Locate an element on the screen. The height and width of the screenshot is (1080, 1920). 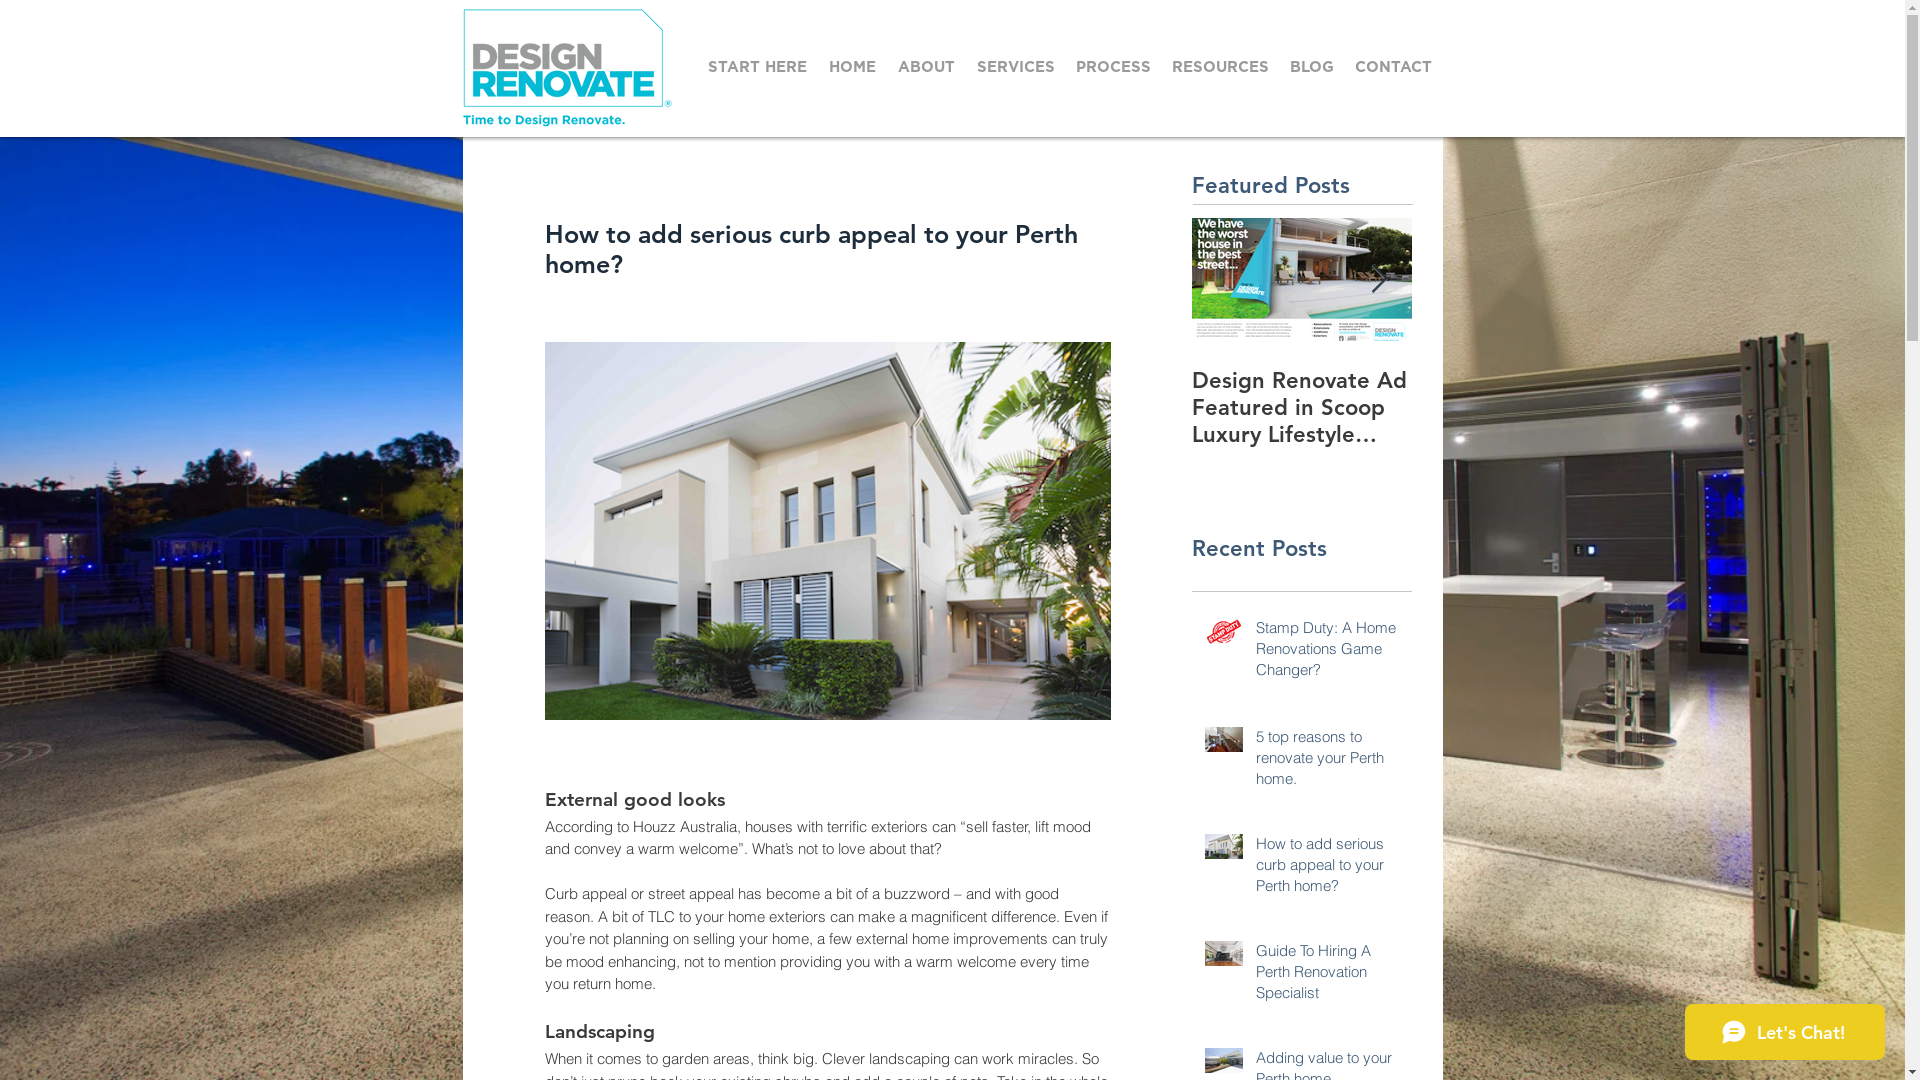
'START HERE' is located at coordinates (757, 66).